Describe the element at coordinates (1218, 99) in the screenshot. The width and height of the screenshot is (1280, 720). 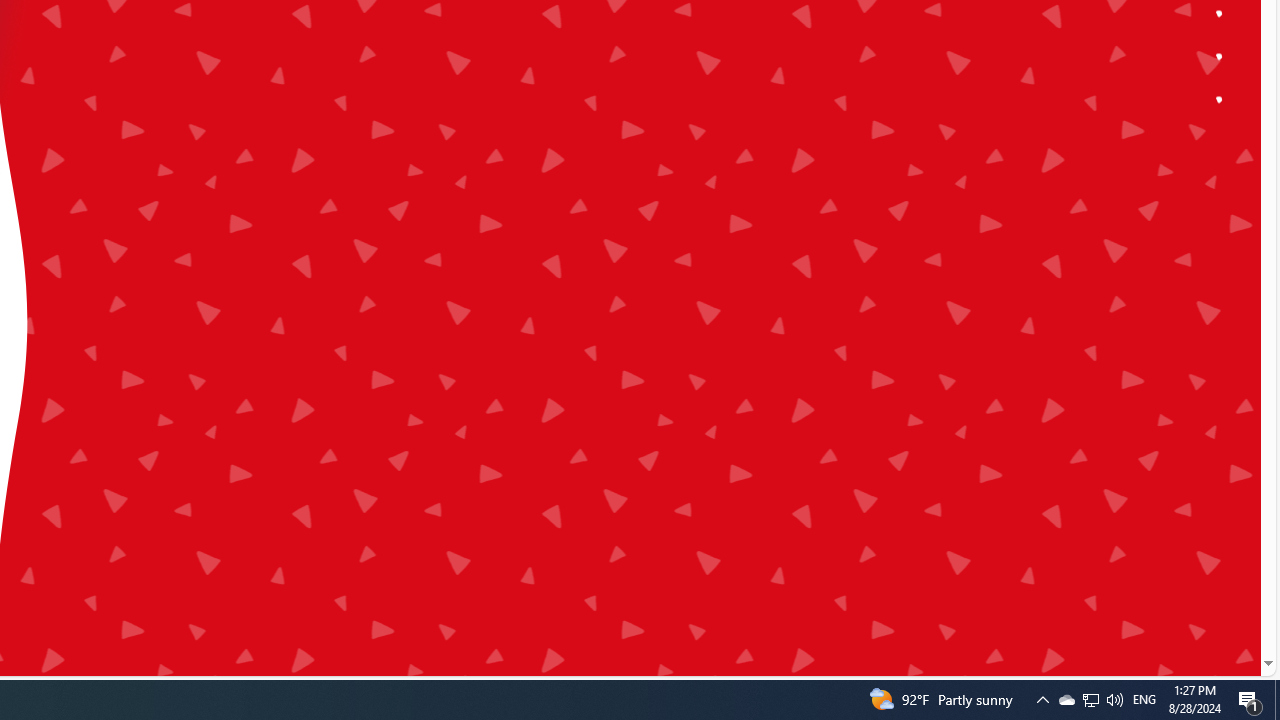
I see `'Class: ytk-dot-nav__circle'` at that location.